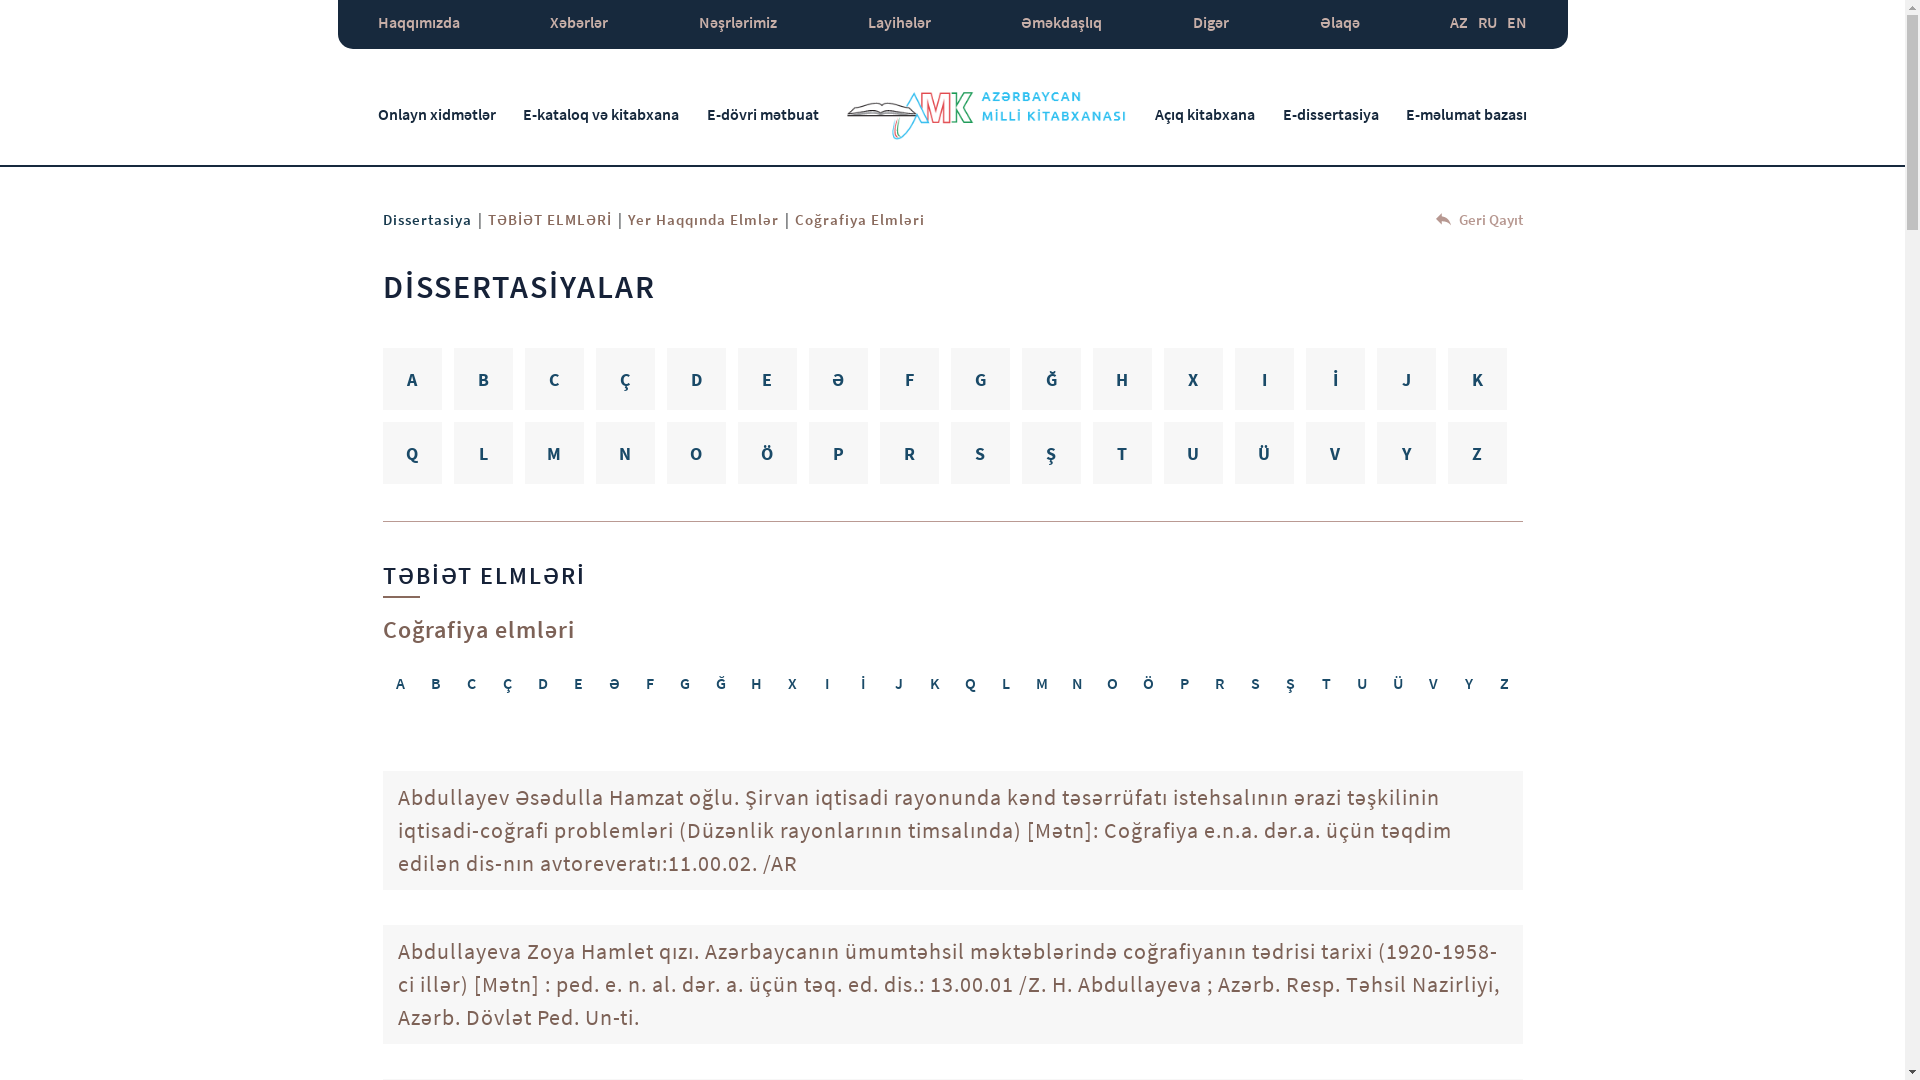  What do you see at coordinates (1449, 24) in the screenshot?
I see `'AZ'` at bounding box center [1449, 24].